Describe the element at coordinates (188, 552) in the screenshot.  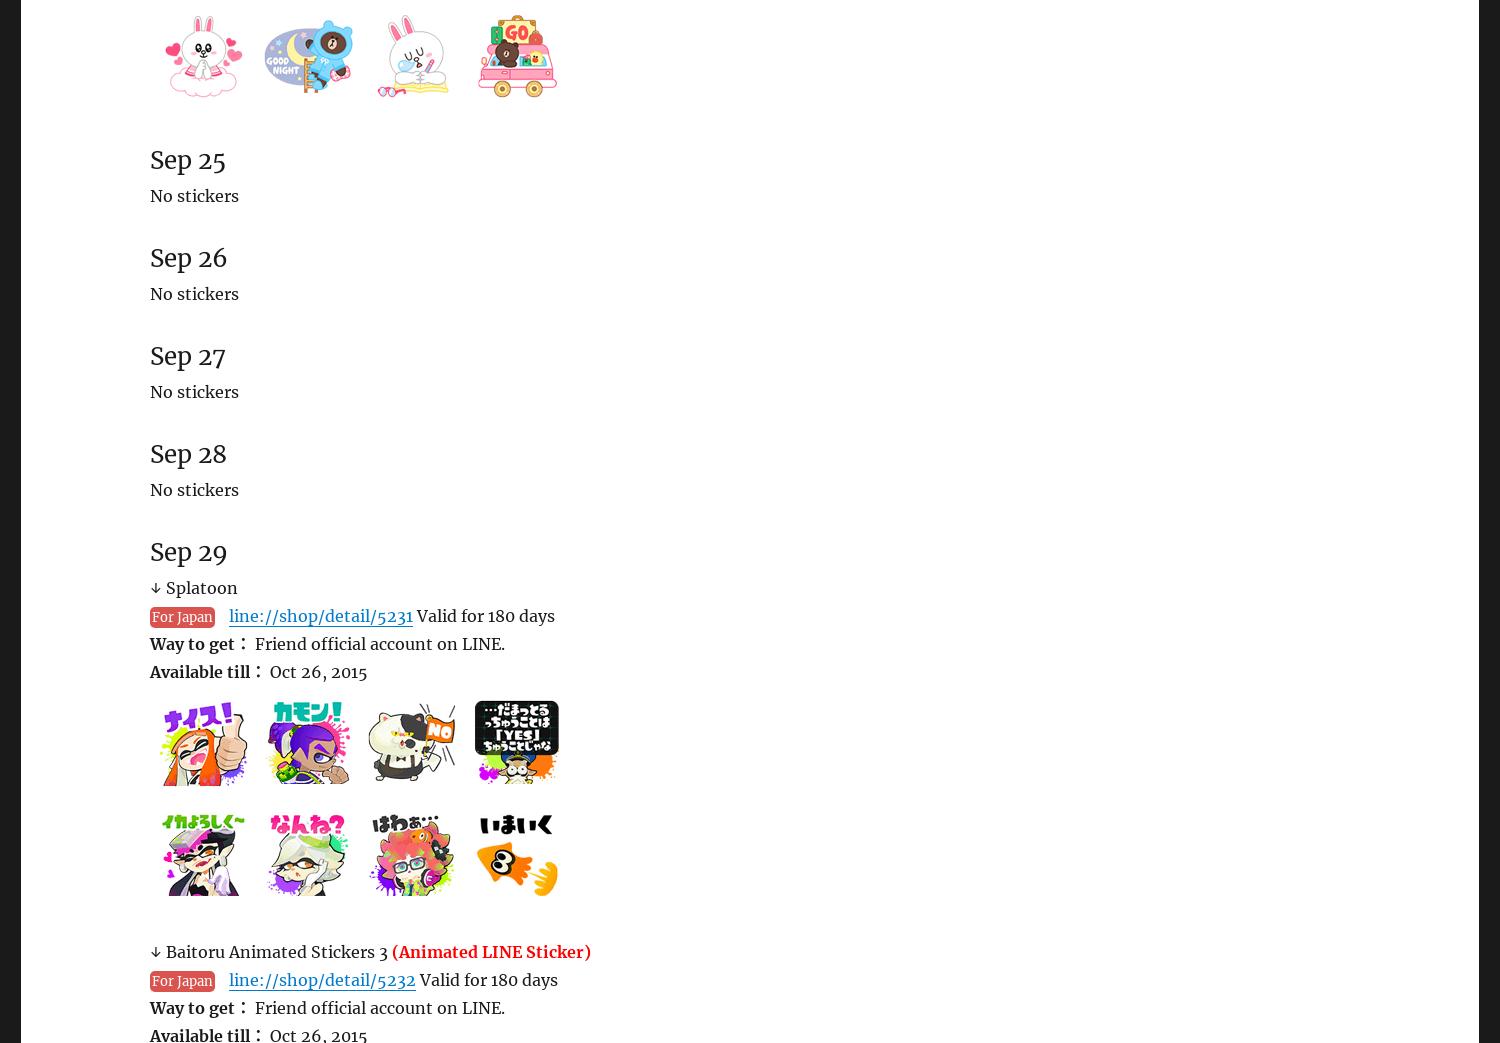
I see `'Sep 29'` at that location.